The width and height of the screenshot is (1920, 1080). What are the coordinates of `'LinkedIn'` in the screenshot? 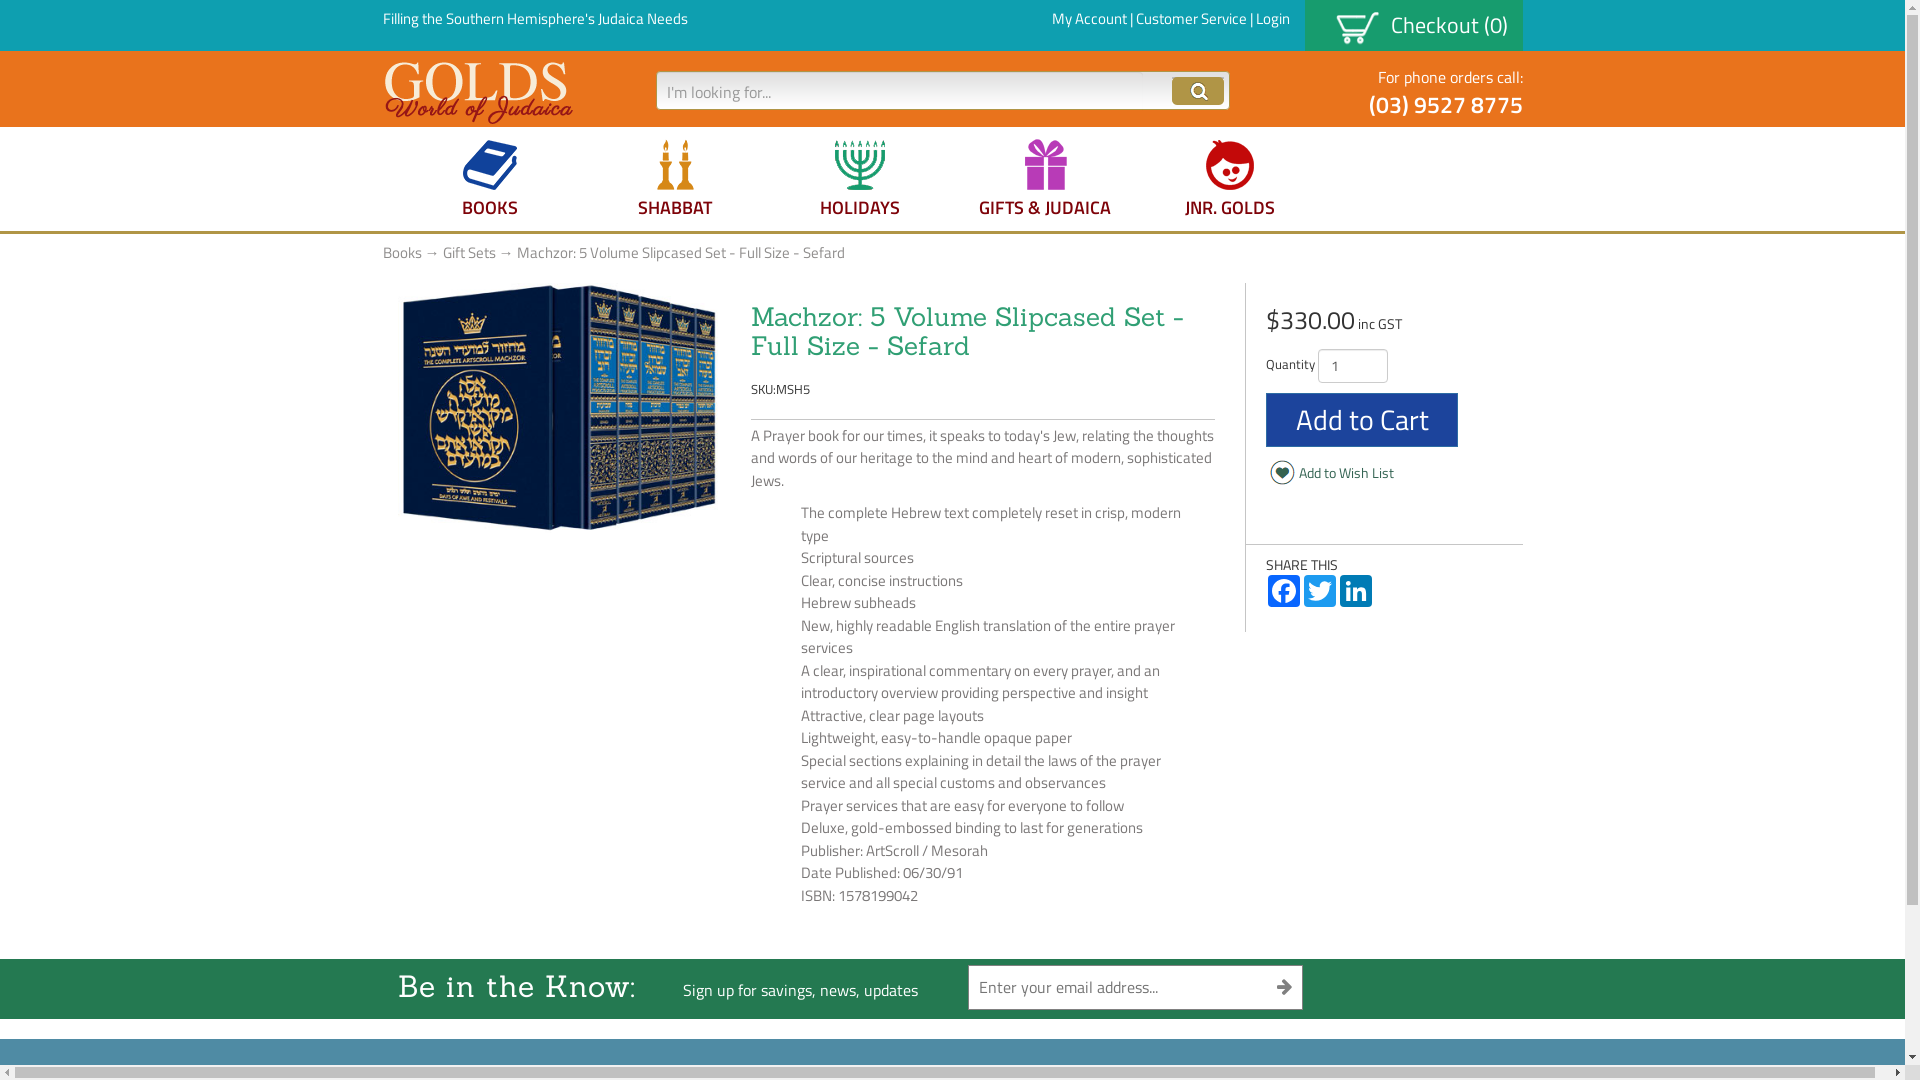 It's located at (1356, 589).